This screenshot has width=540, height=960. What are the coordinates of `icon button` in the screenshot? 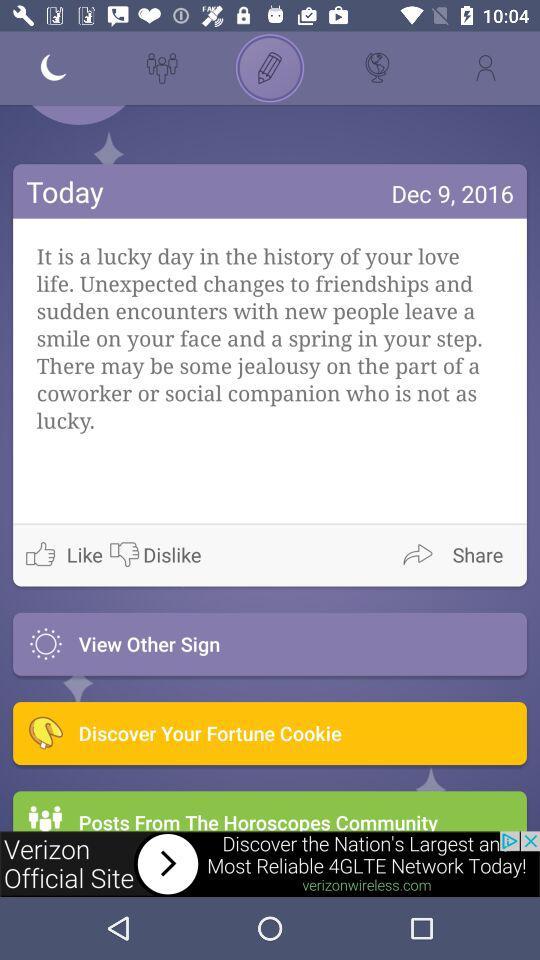 It's located at (510, 114).